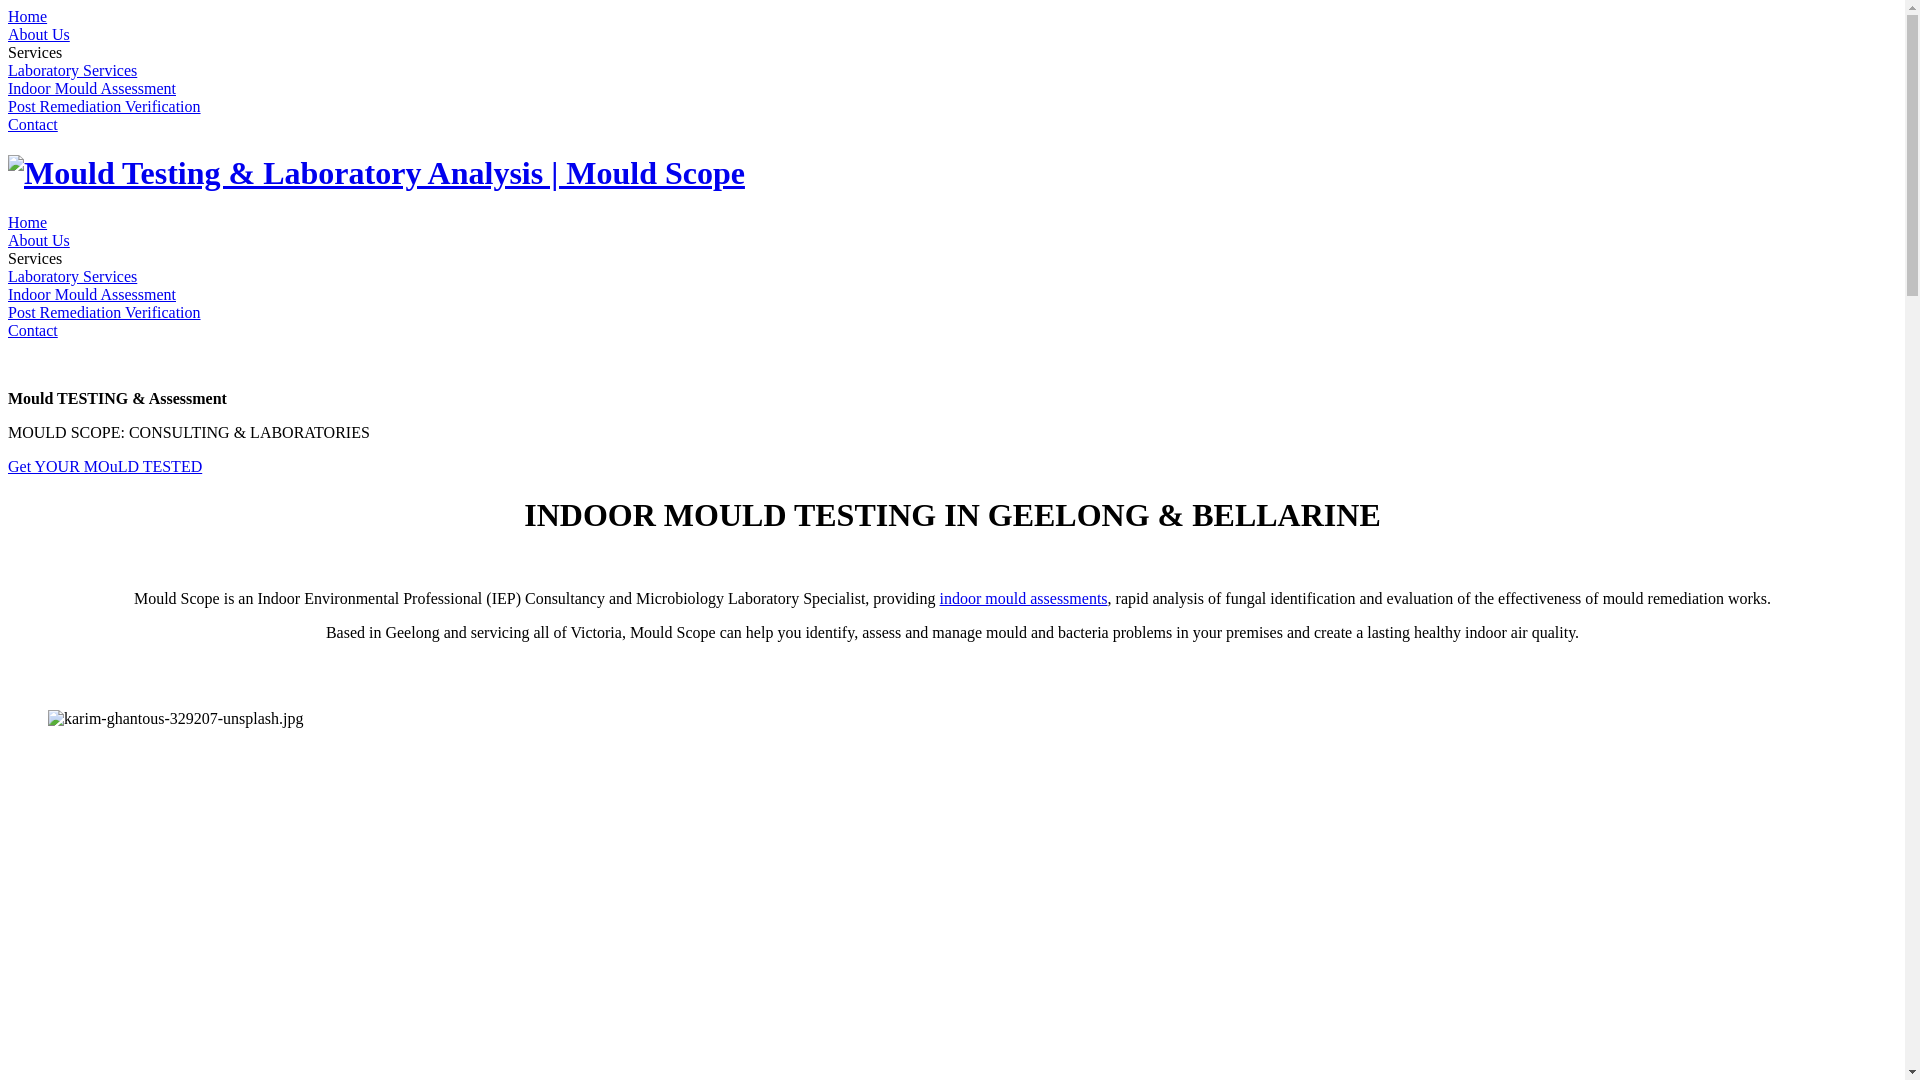 This screenshot has height=1080, width=1920. What do you see at coordinates (38, 34) in the screenshot?
I see `'About Us'` at bounding box center [38, 34].